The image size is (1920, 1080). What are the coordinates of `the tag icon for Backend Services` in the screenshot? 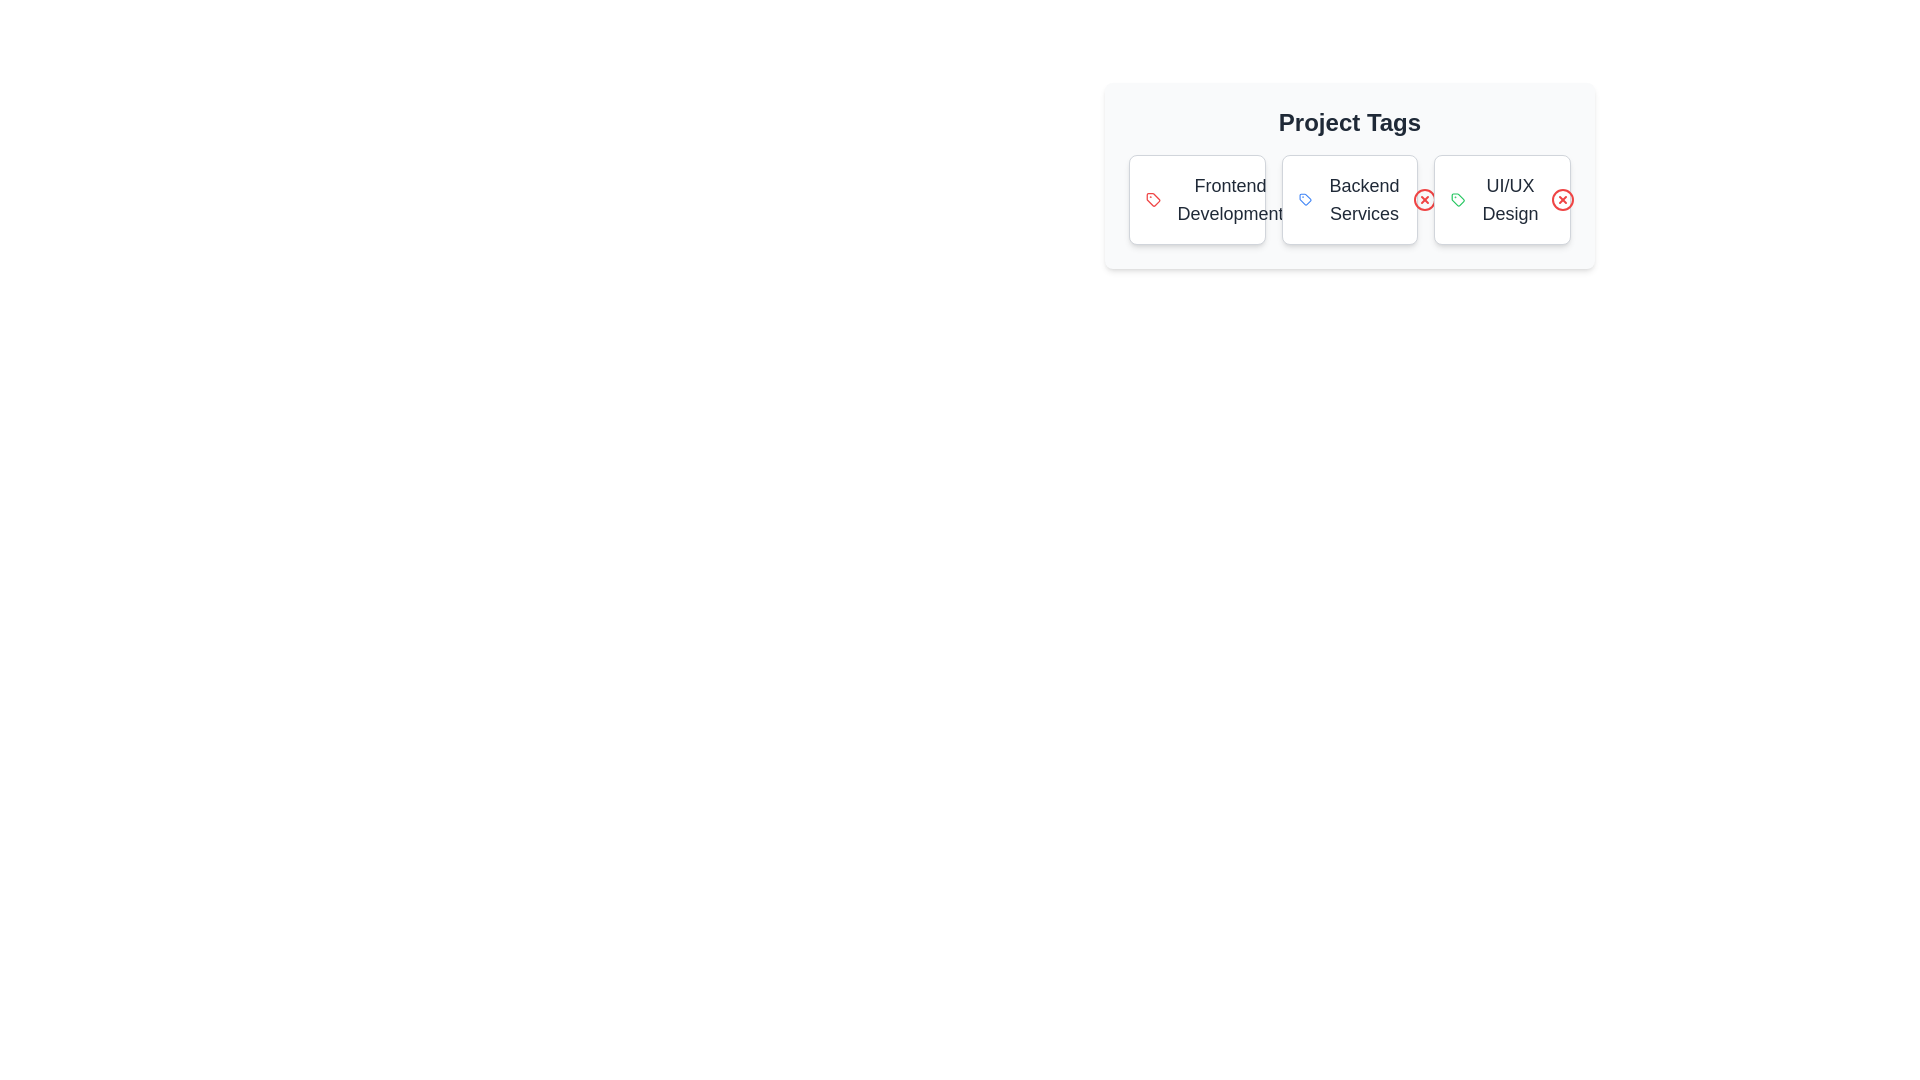 It's located at (1305, 200).